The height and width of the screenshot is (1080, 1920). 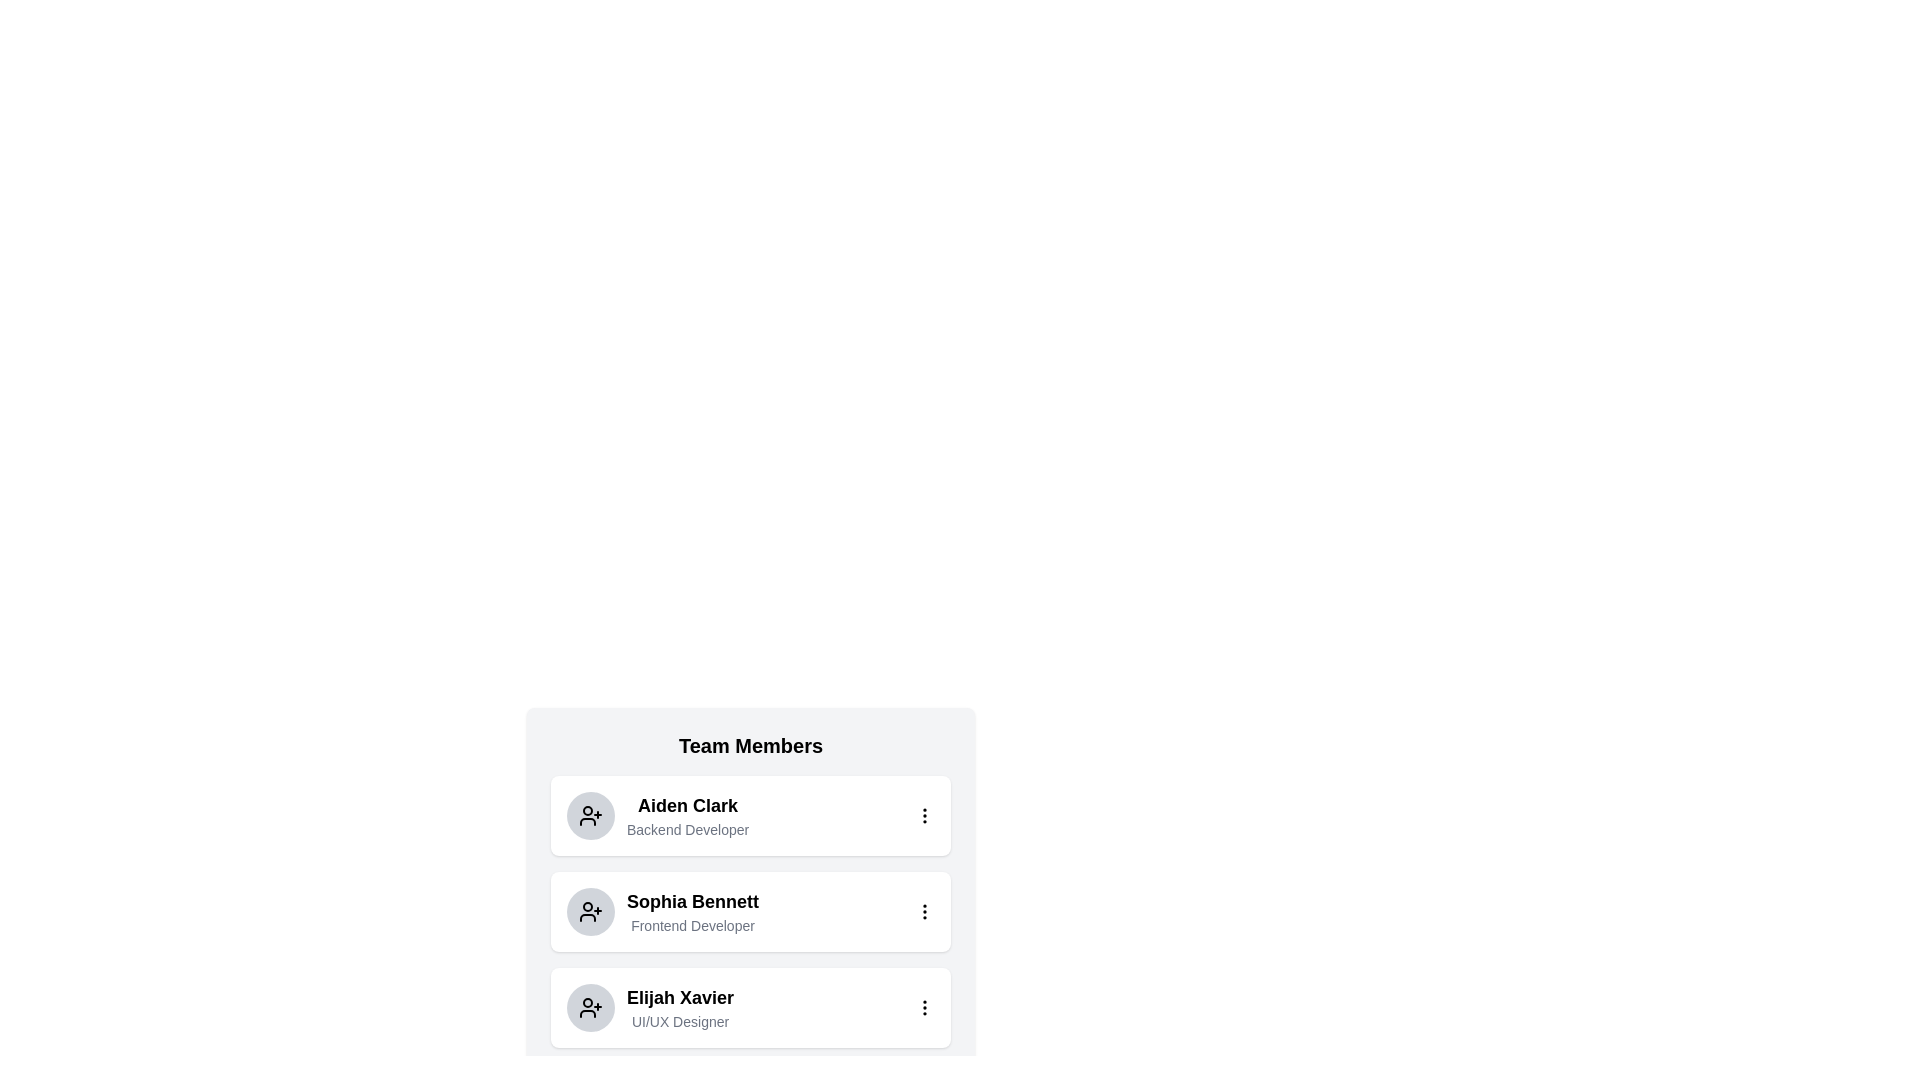 I want to click on the list item for 'Sophia Bennett', so click(x=749, y=911).